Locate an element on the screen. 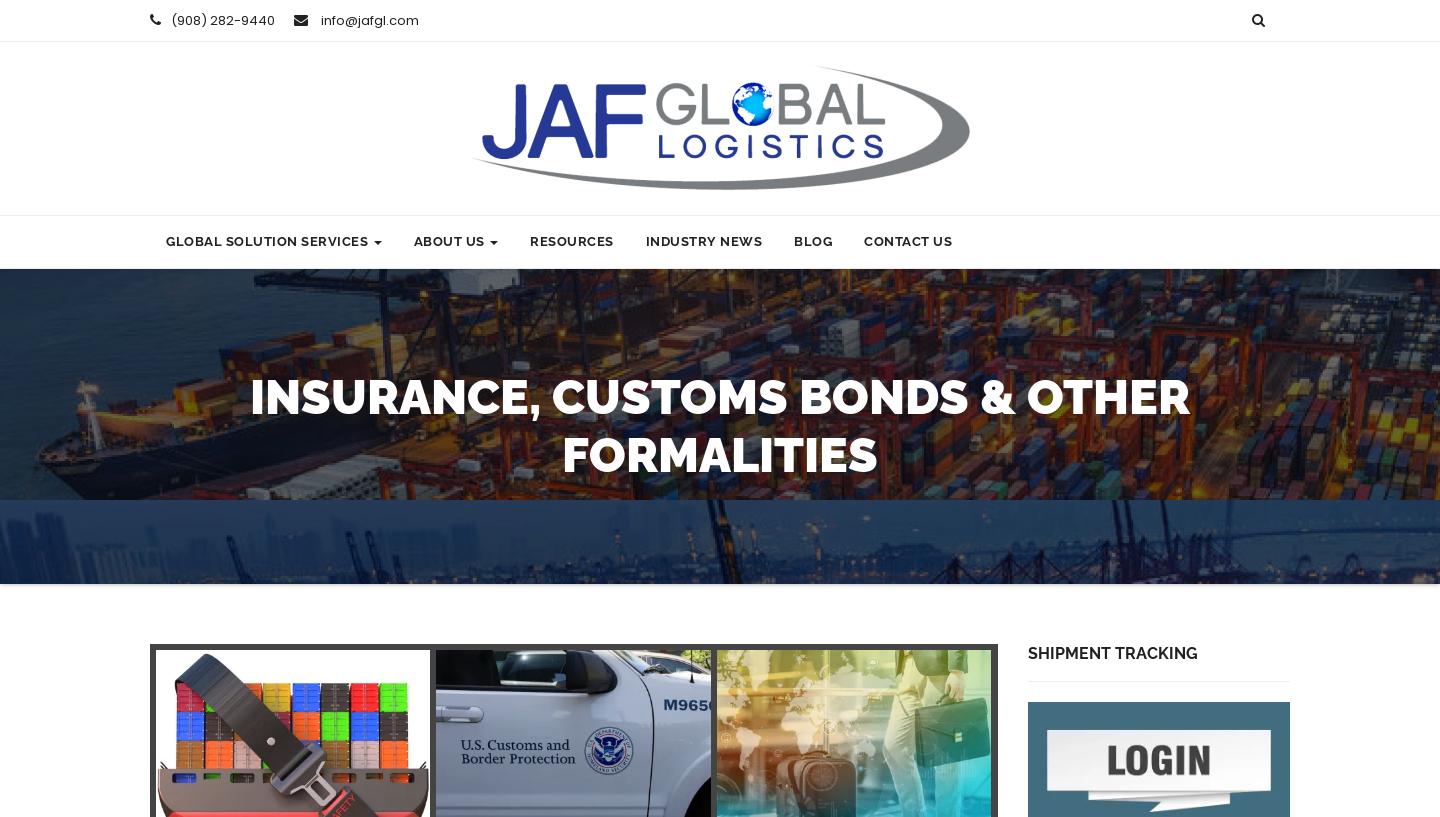 The image size is (1440, 817). 'Insurance, Customs Bonds & Other Formalities' is located at coordinates (720, 425).